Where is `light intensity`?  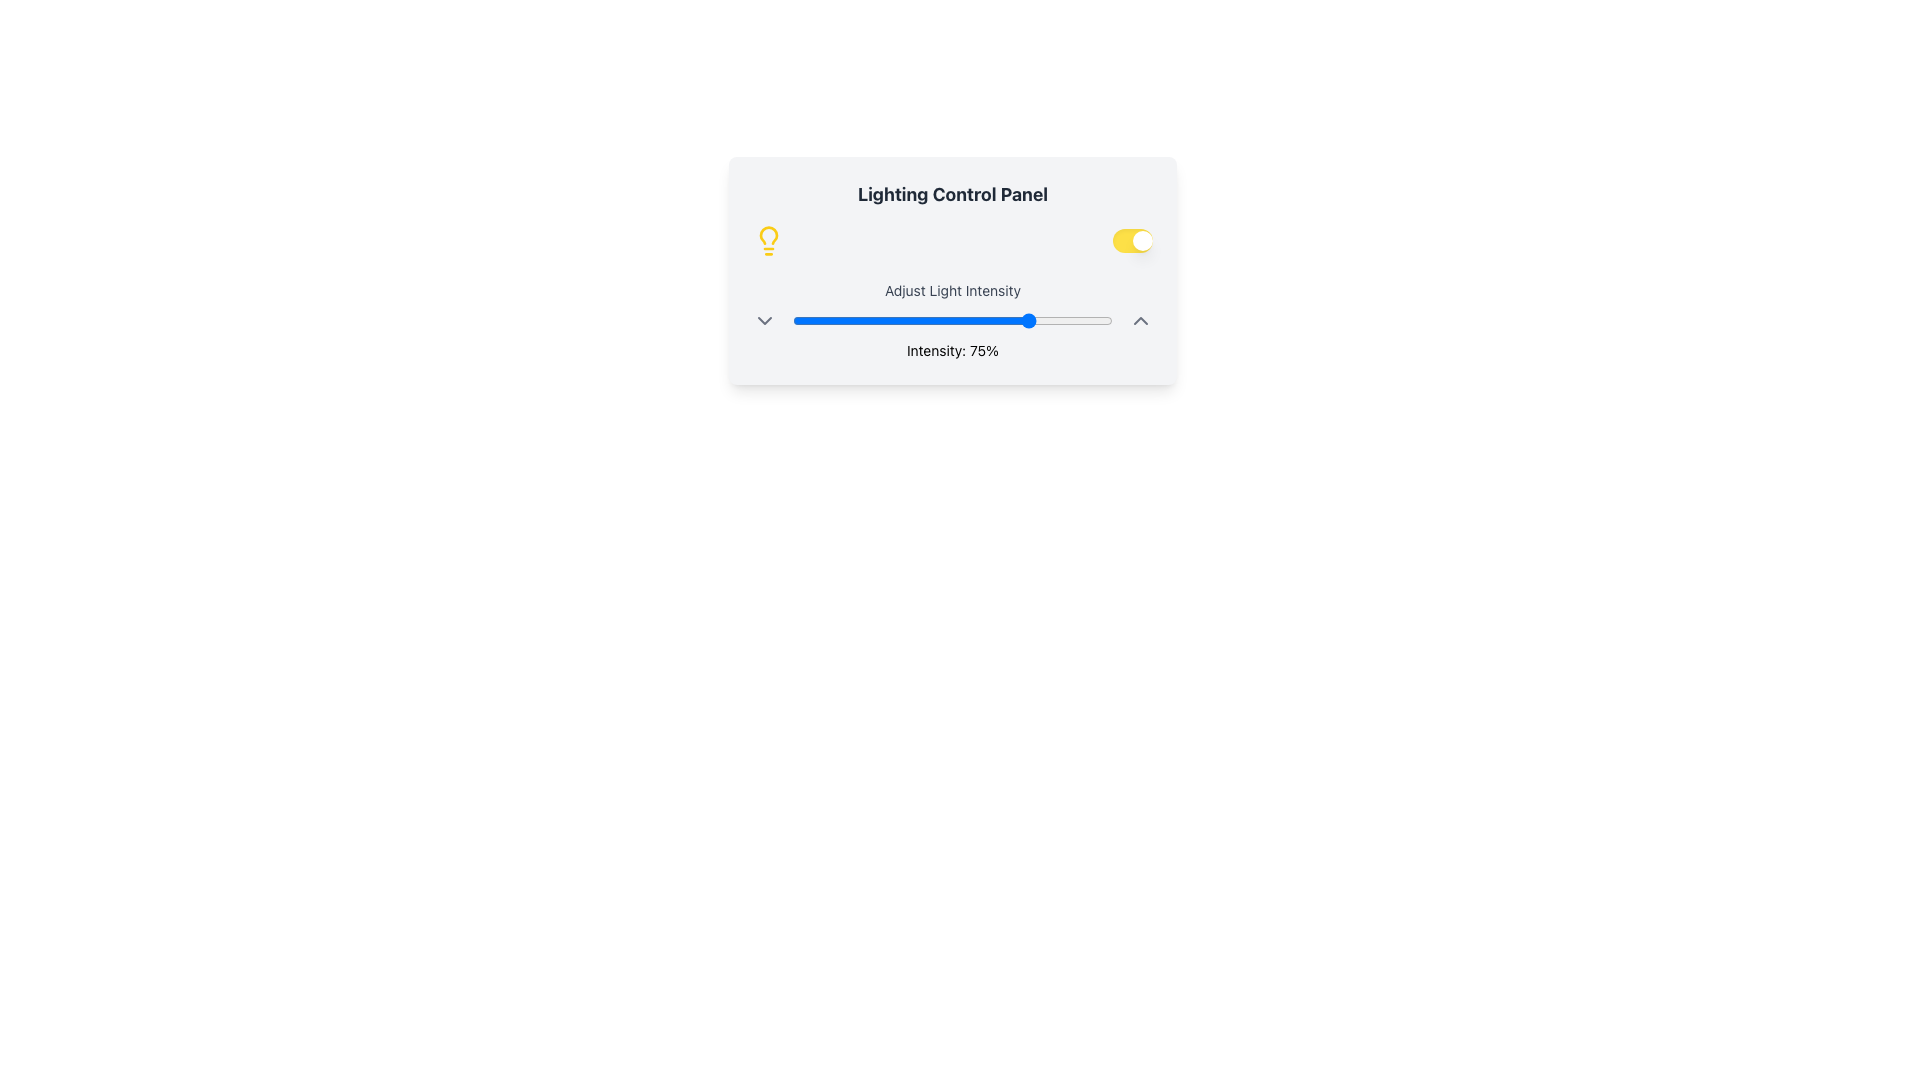
light intensity is located at coordinates (1036, 319).